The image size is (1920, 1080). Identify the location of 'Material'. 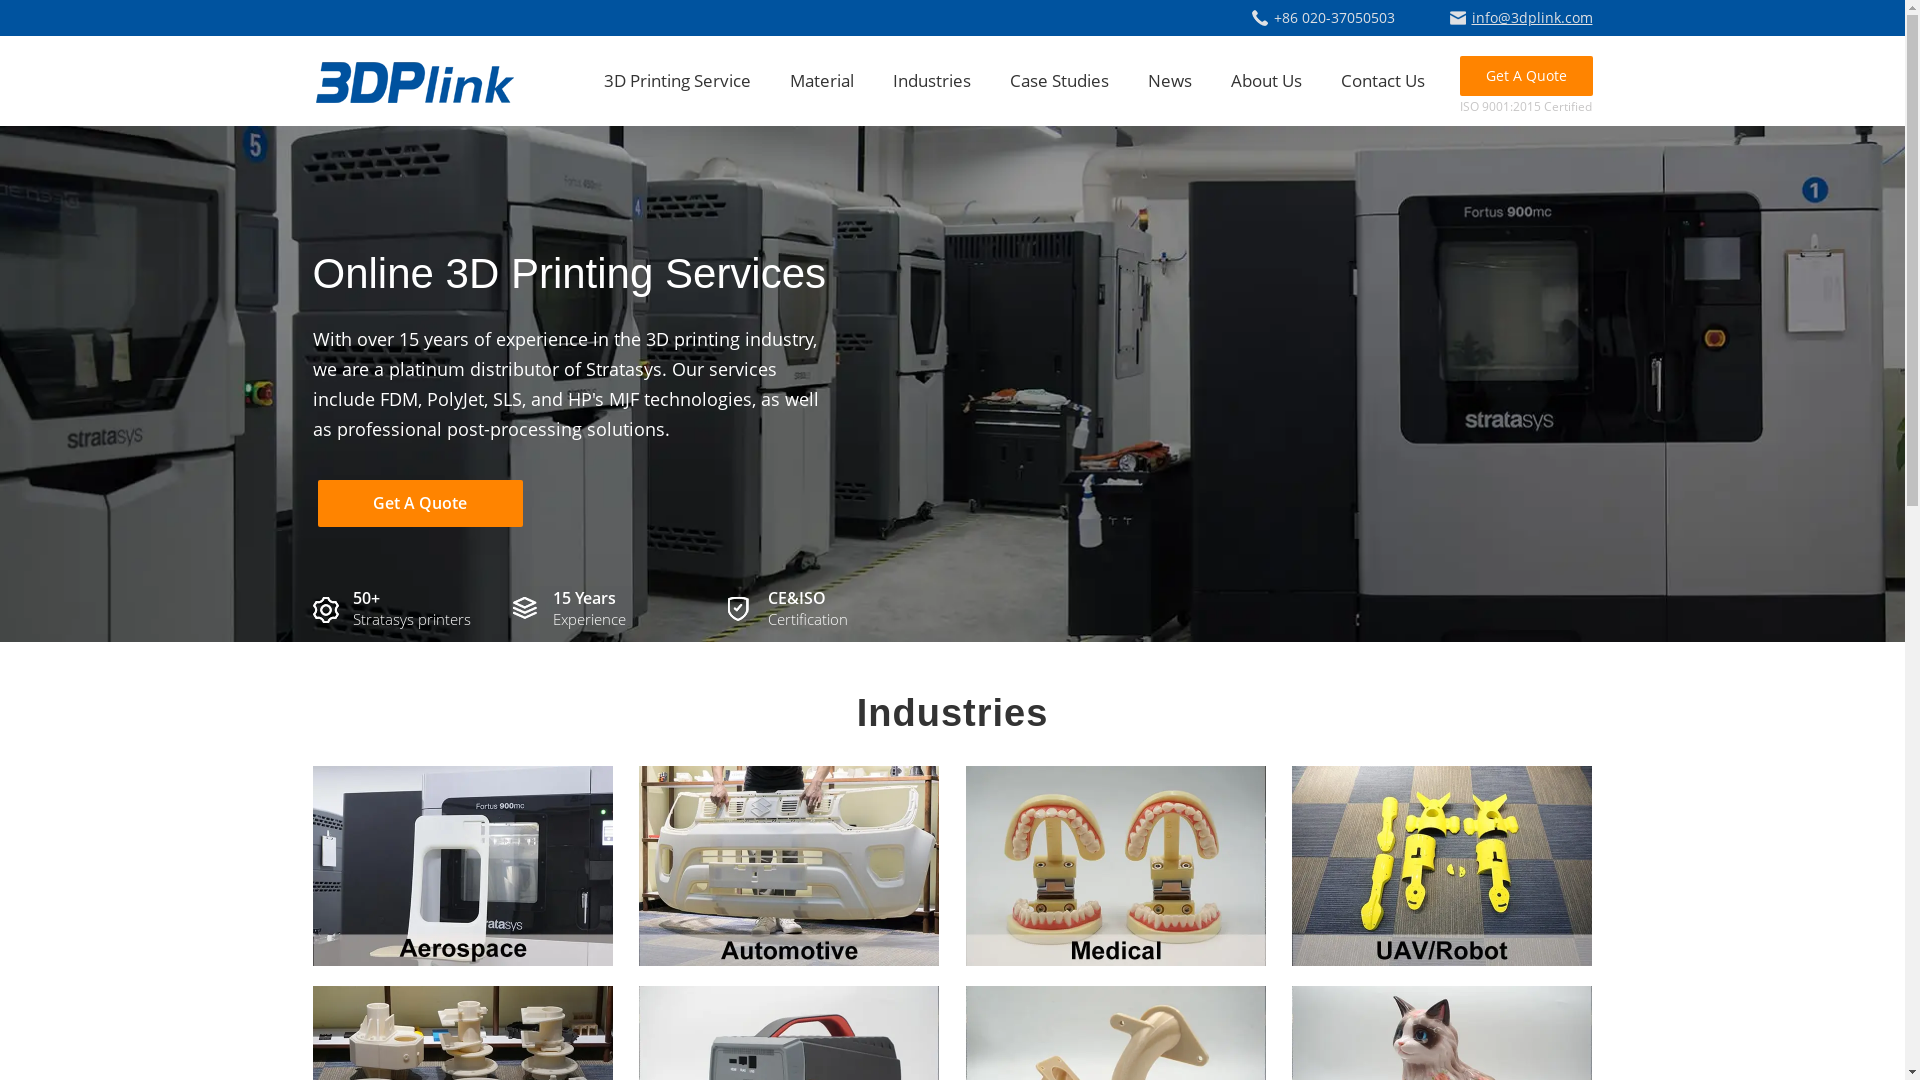
(821, 79).